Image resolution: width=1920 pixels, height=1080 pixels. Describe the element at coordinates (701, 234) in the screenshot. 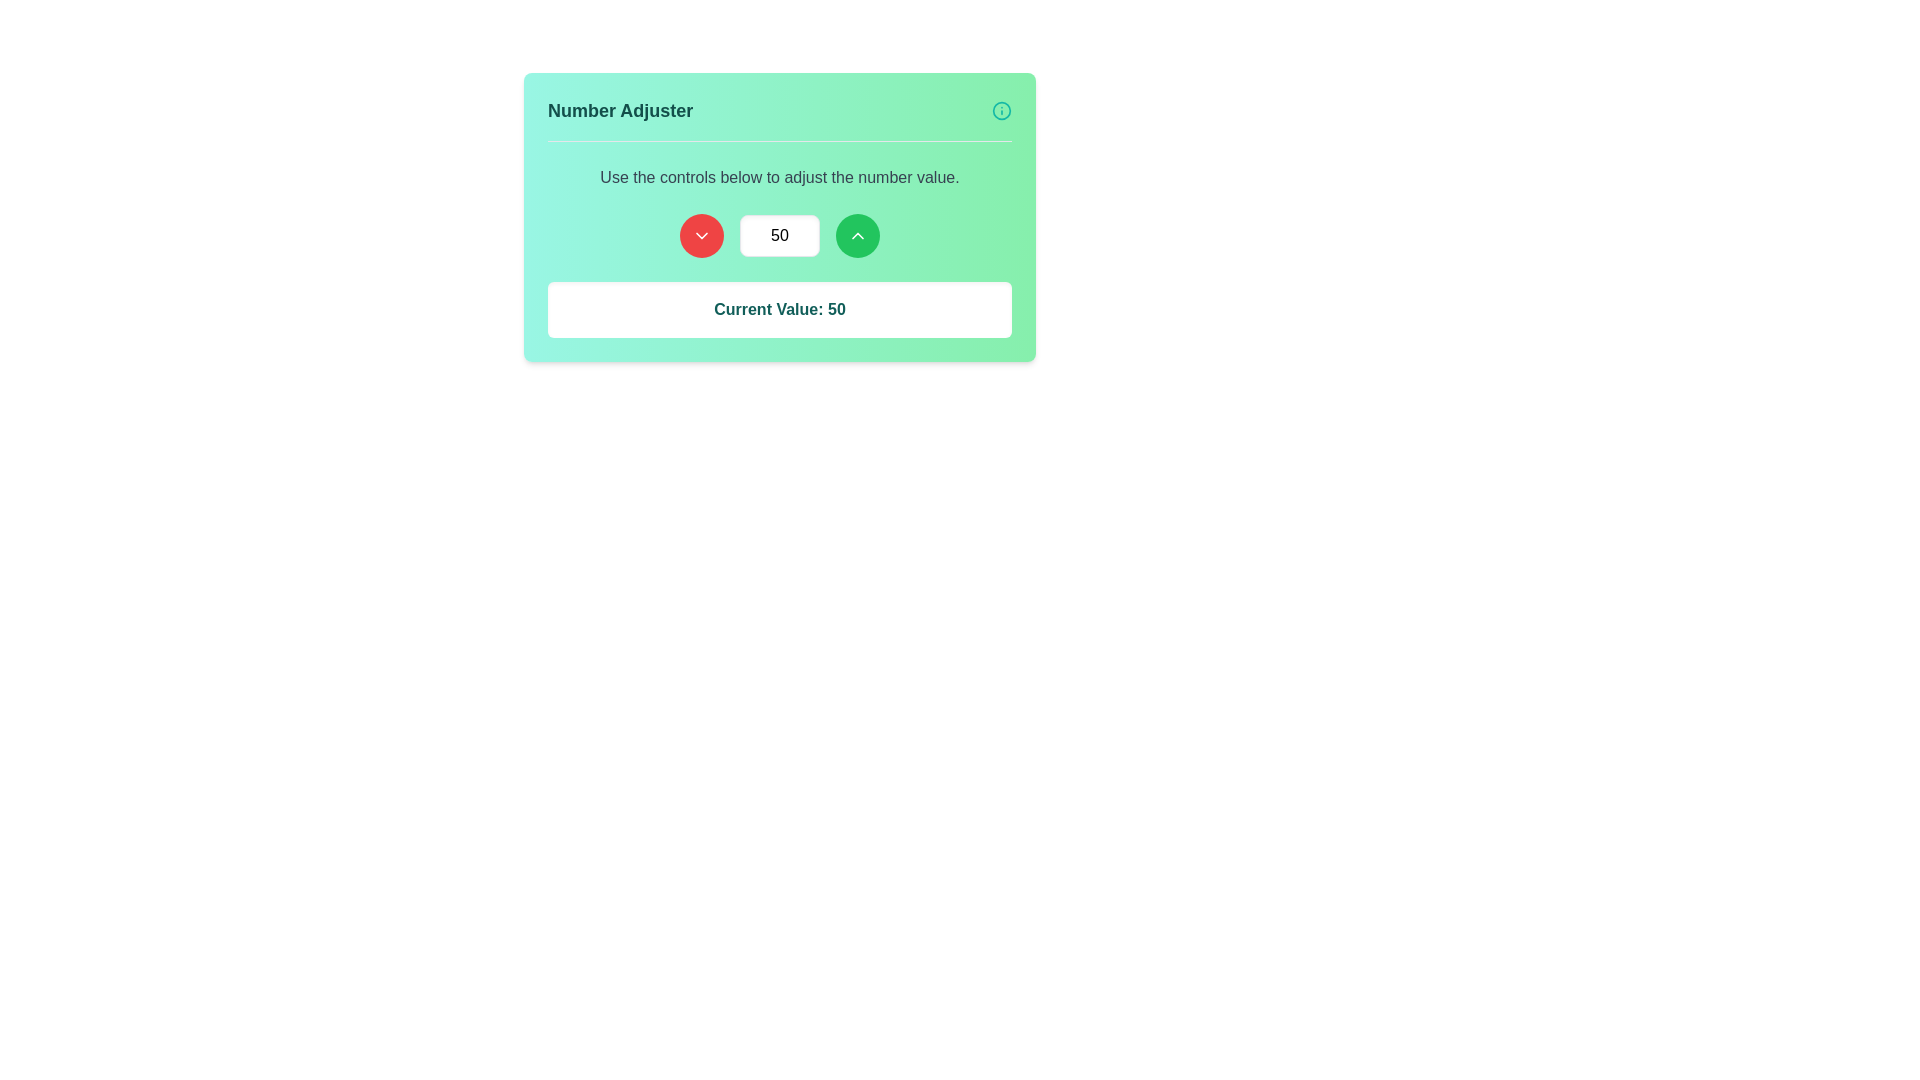

I see `the button that decreases the numerical value displayed in the adjacent text field, which is located to the left of a text field showing '50' and adjacent to a green circular button on the right` at that location.